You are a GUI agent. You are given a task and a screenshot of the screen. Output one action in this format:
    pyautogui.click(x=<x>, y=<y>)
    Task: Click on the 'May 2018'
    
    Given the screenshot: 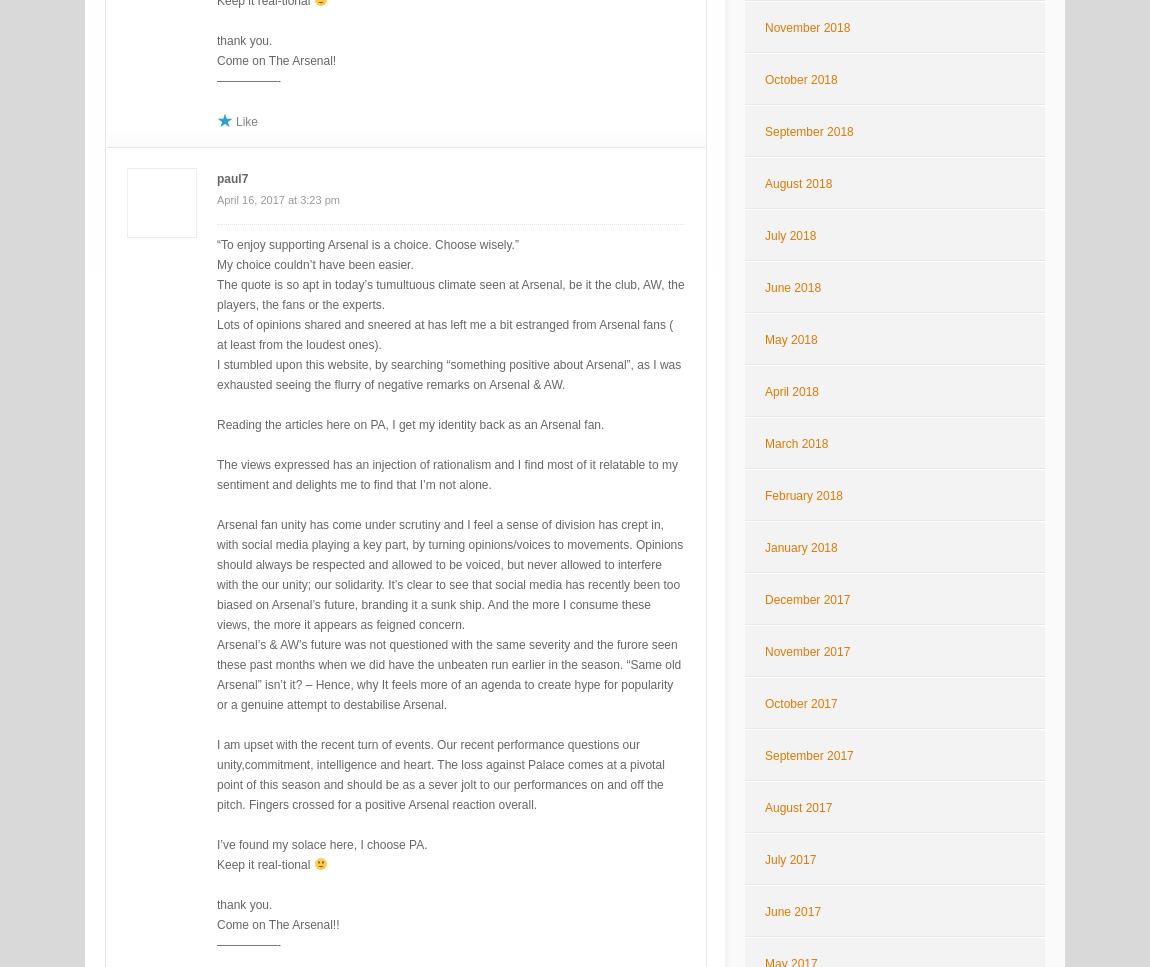 What is the action you would take?
    pyautogui.click(x=763, y=338)
    